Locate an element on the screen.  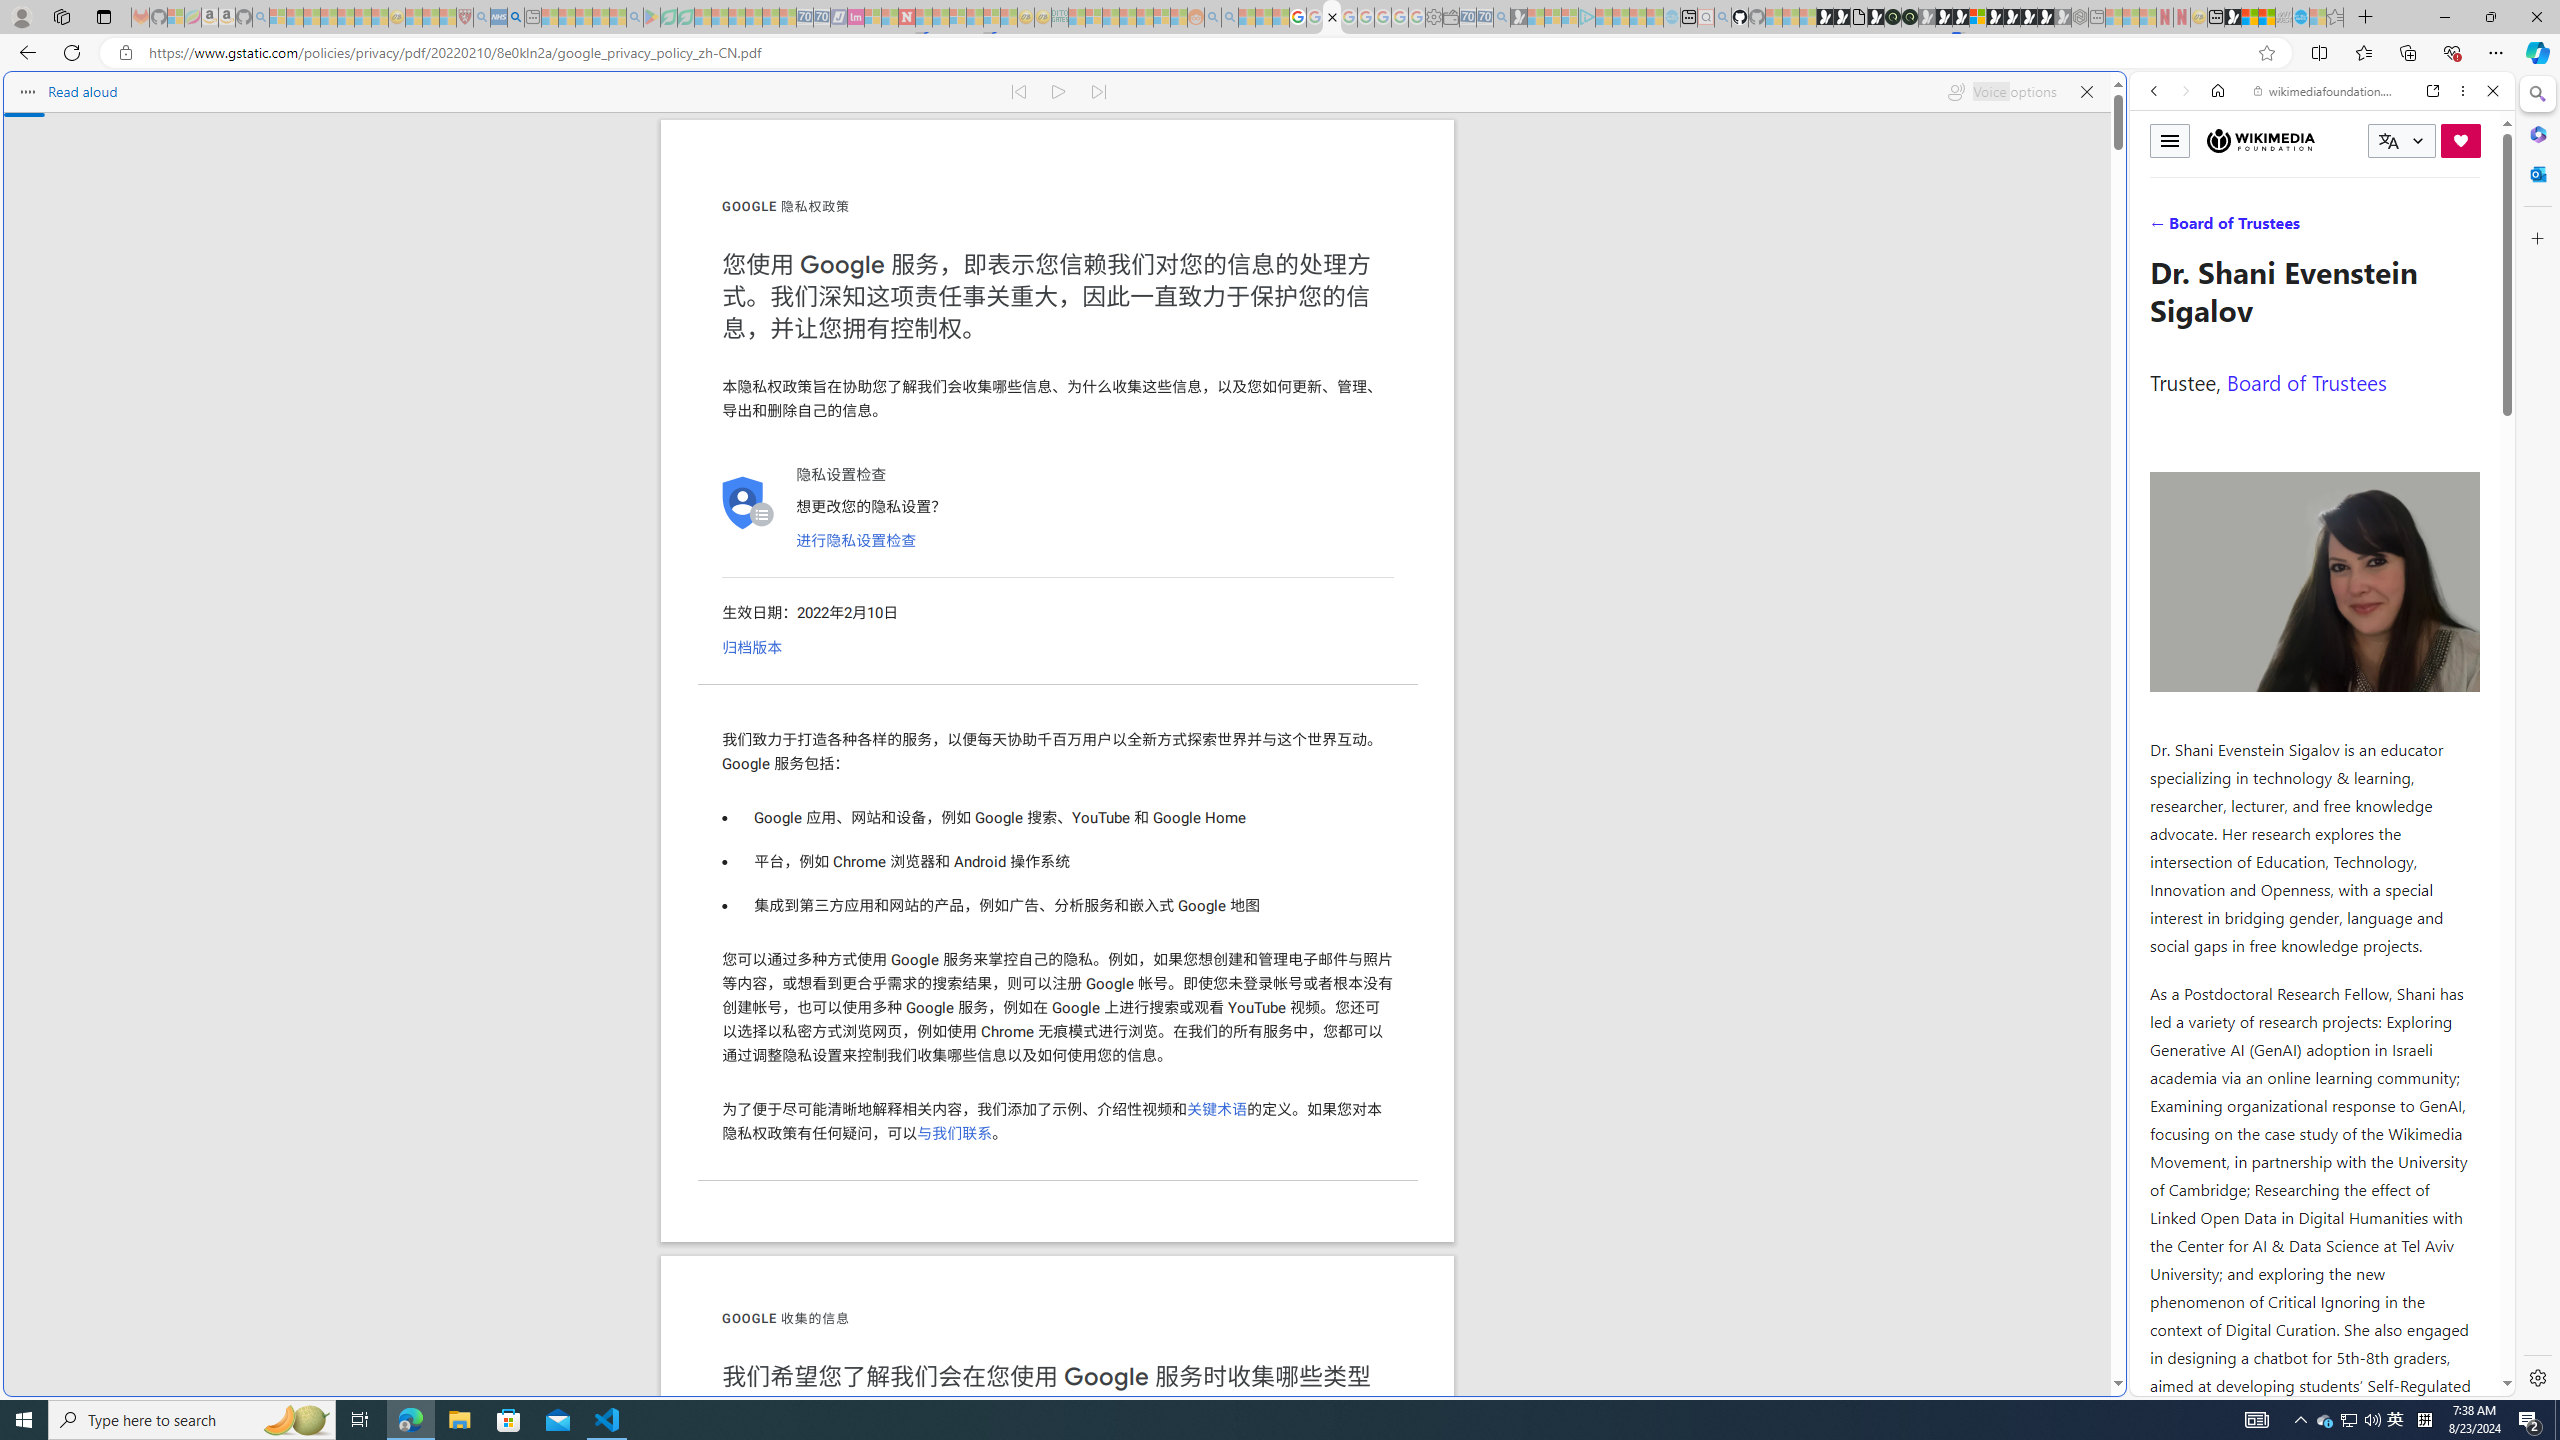
'Terms of Use Agreement - Sleeping' is located at coordinates (668, 16).